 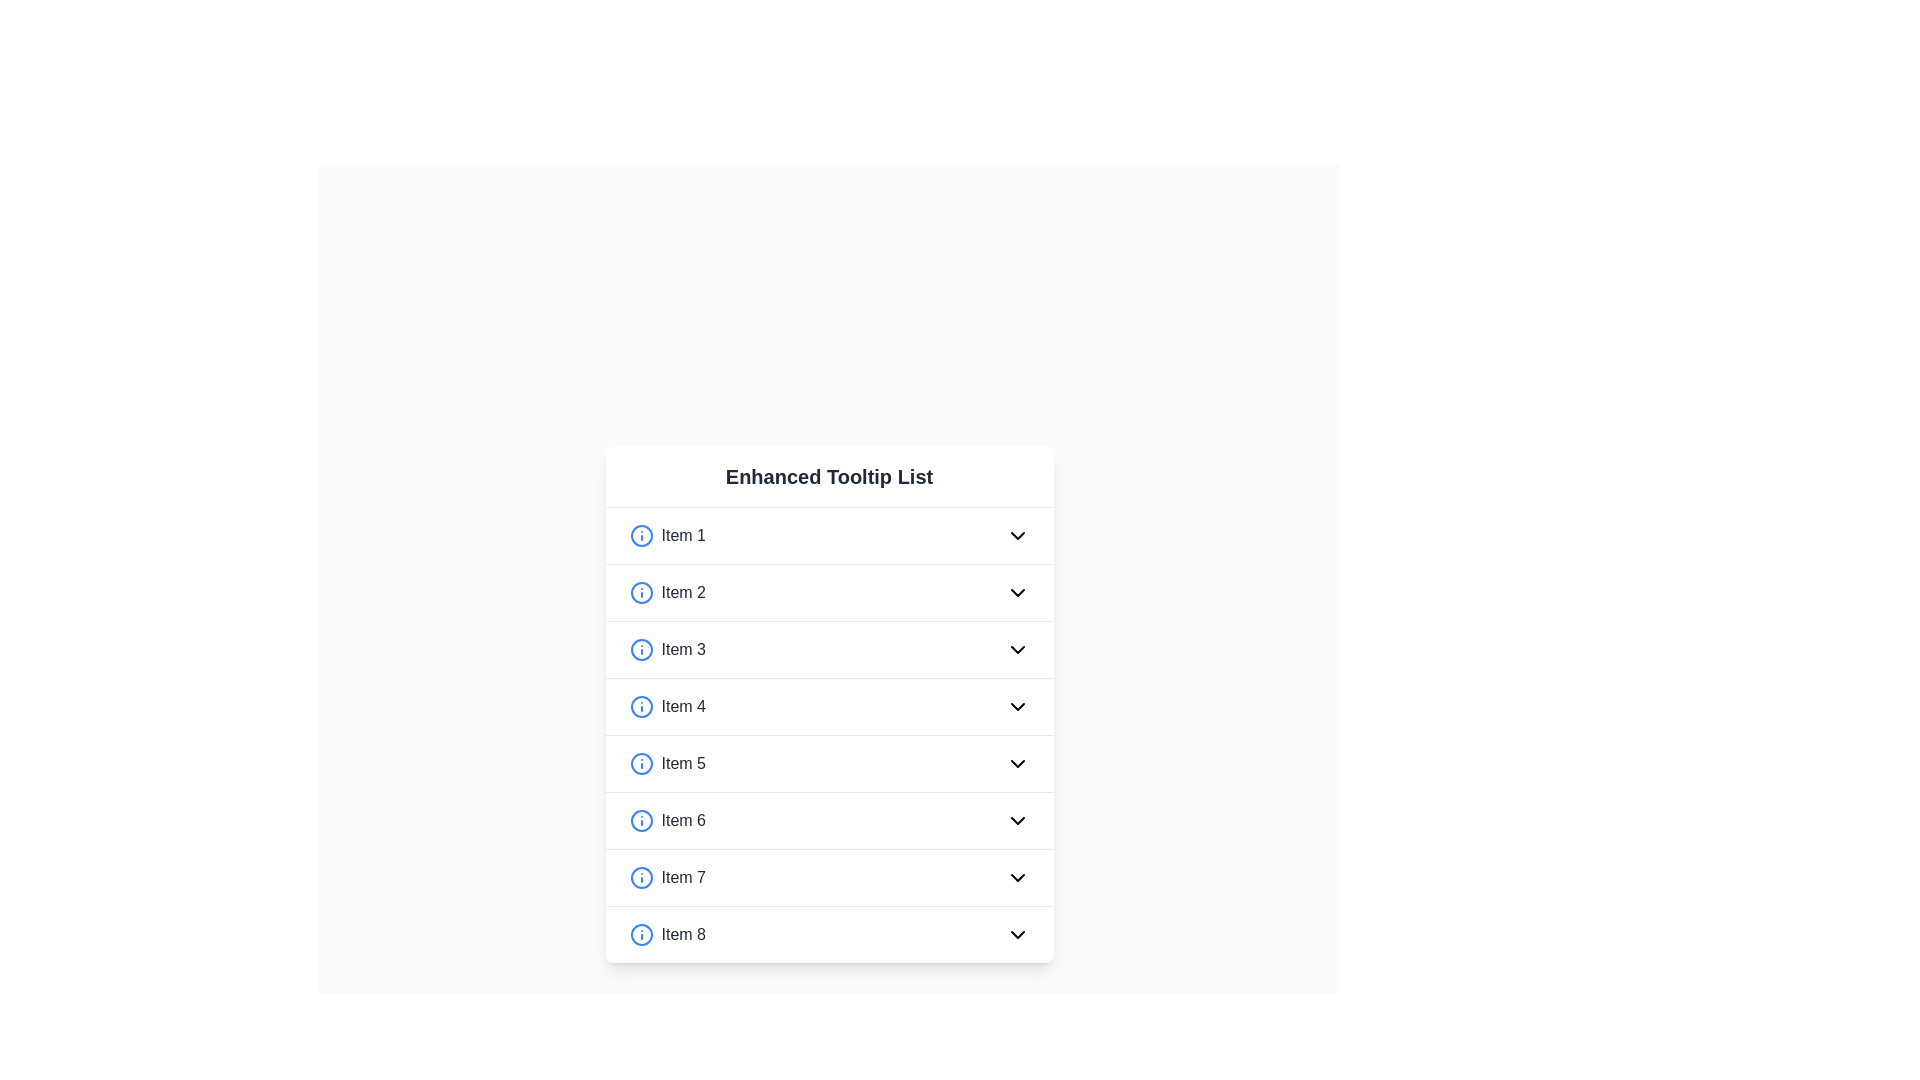 What do you see at coordinates (667, 592) in the screenshot?
I see `the graphic icon associated with the second item in the 'Enhanced Tooltip List'` at bounding box center [667, 592].